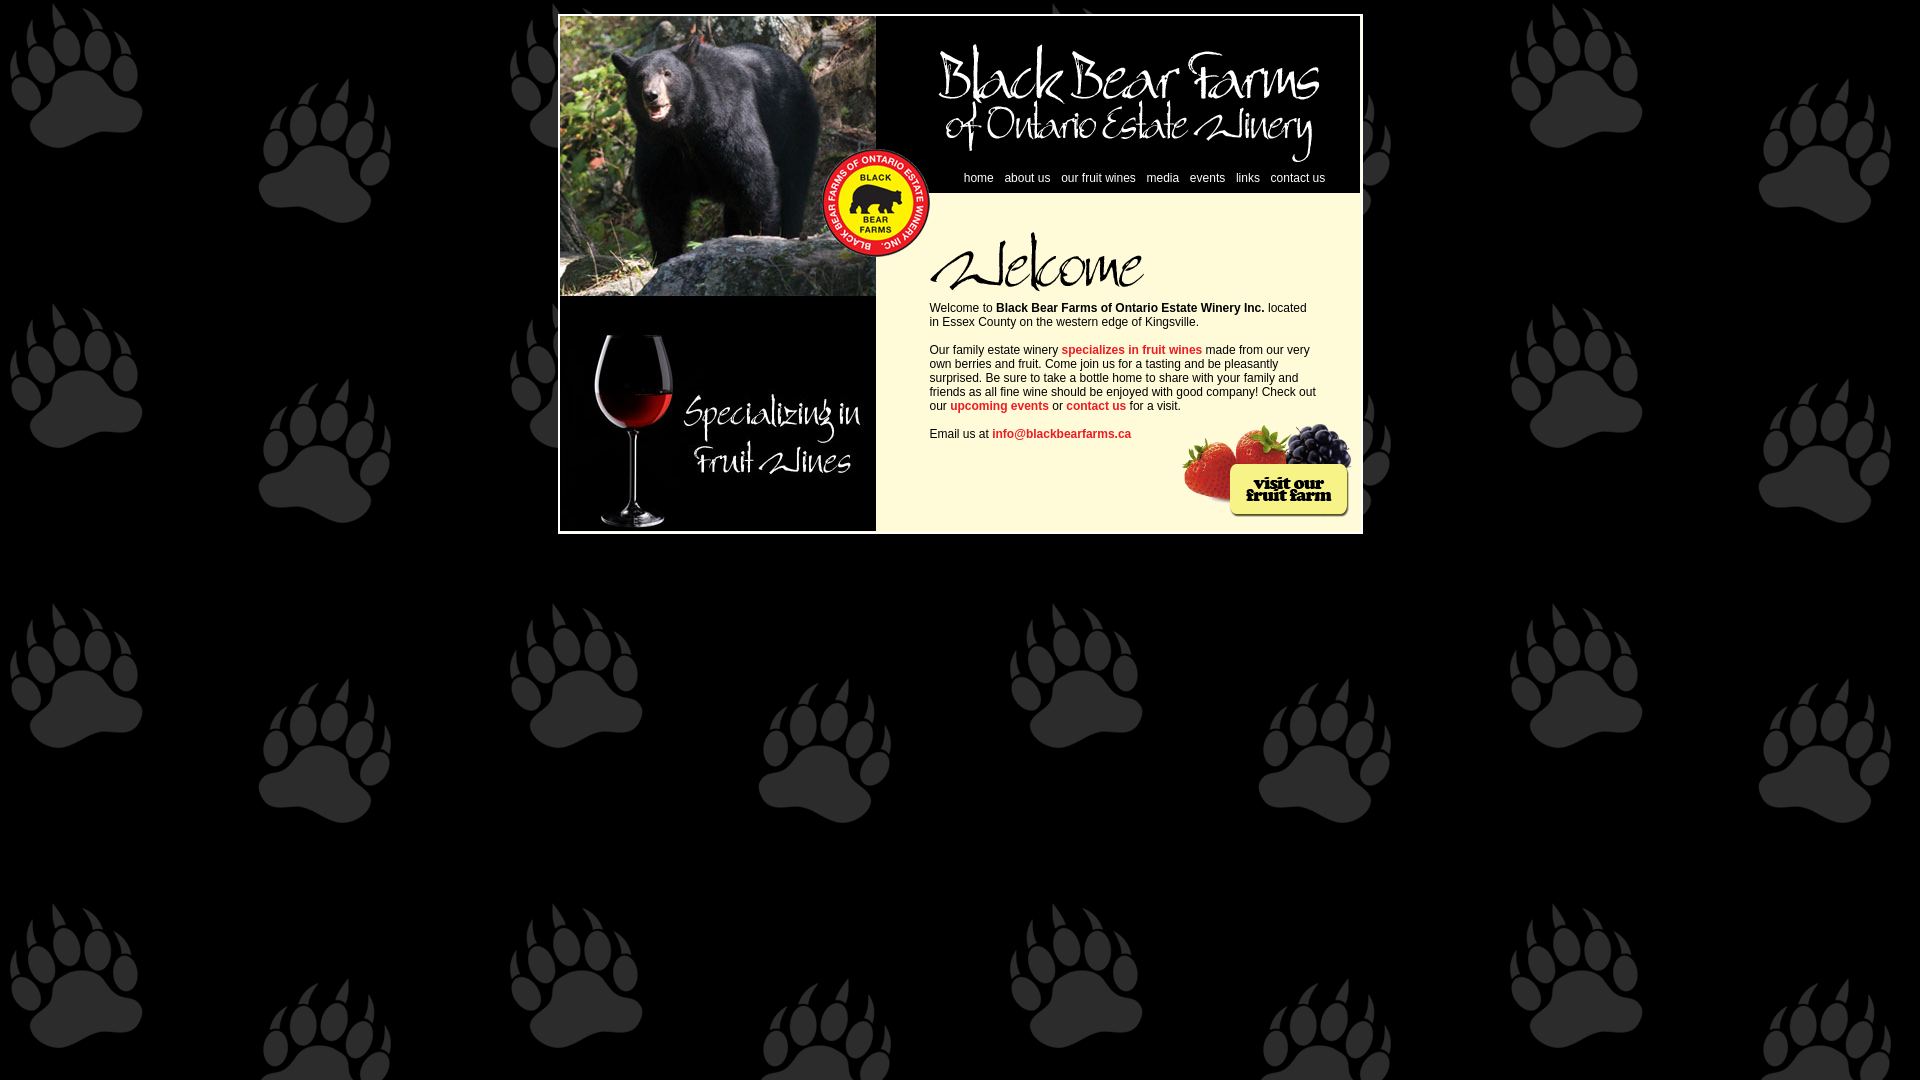 This screenshot has height=1080, width=1920. I want to click on 'about us', so click(1003, 176).